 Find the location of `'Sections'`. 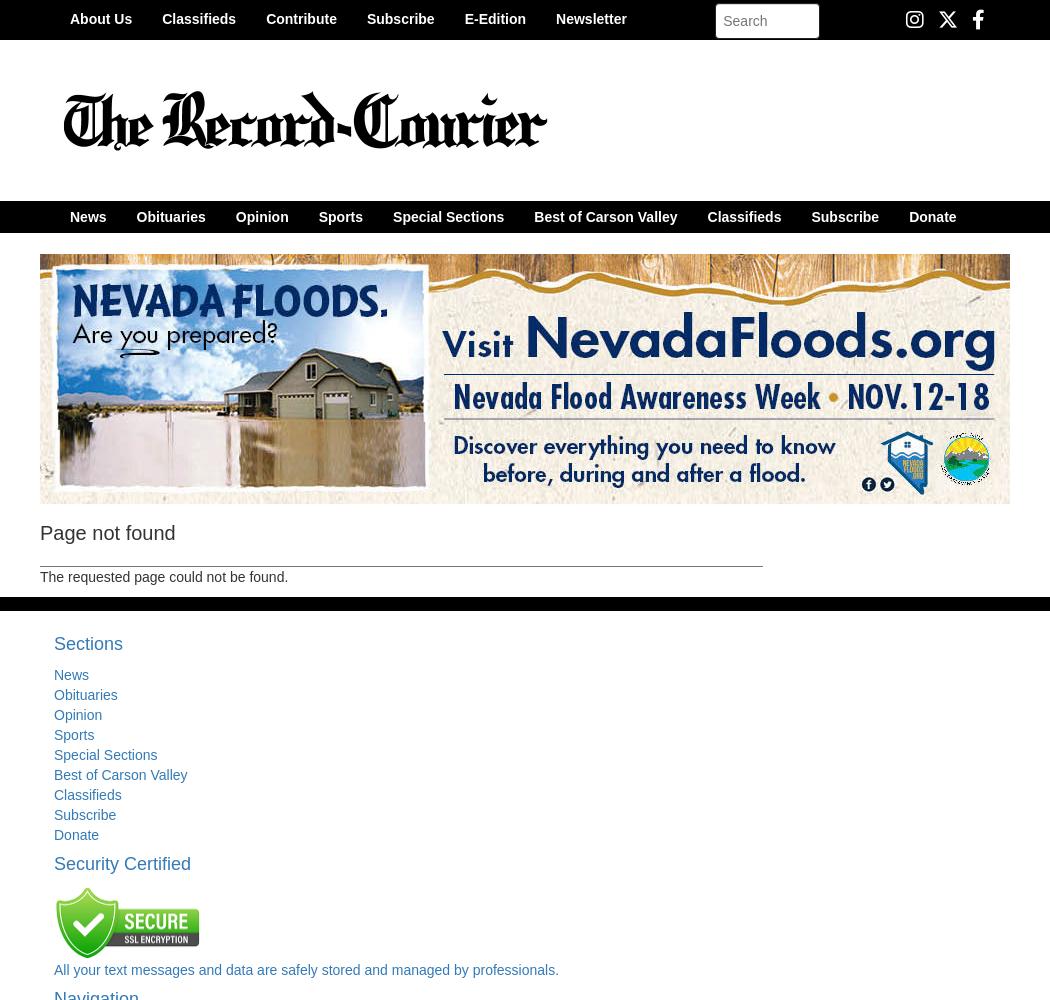

'Sections' is located at coordinates (88, 644).